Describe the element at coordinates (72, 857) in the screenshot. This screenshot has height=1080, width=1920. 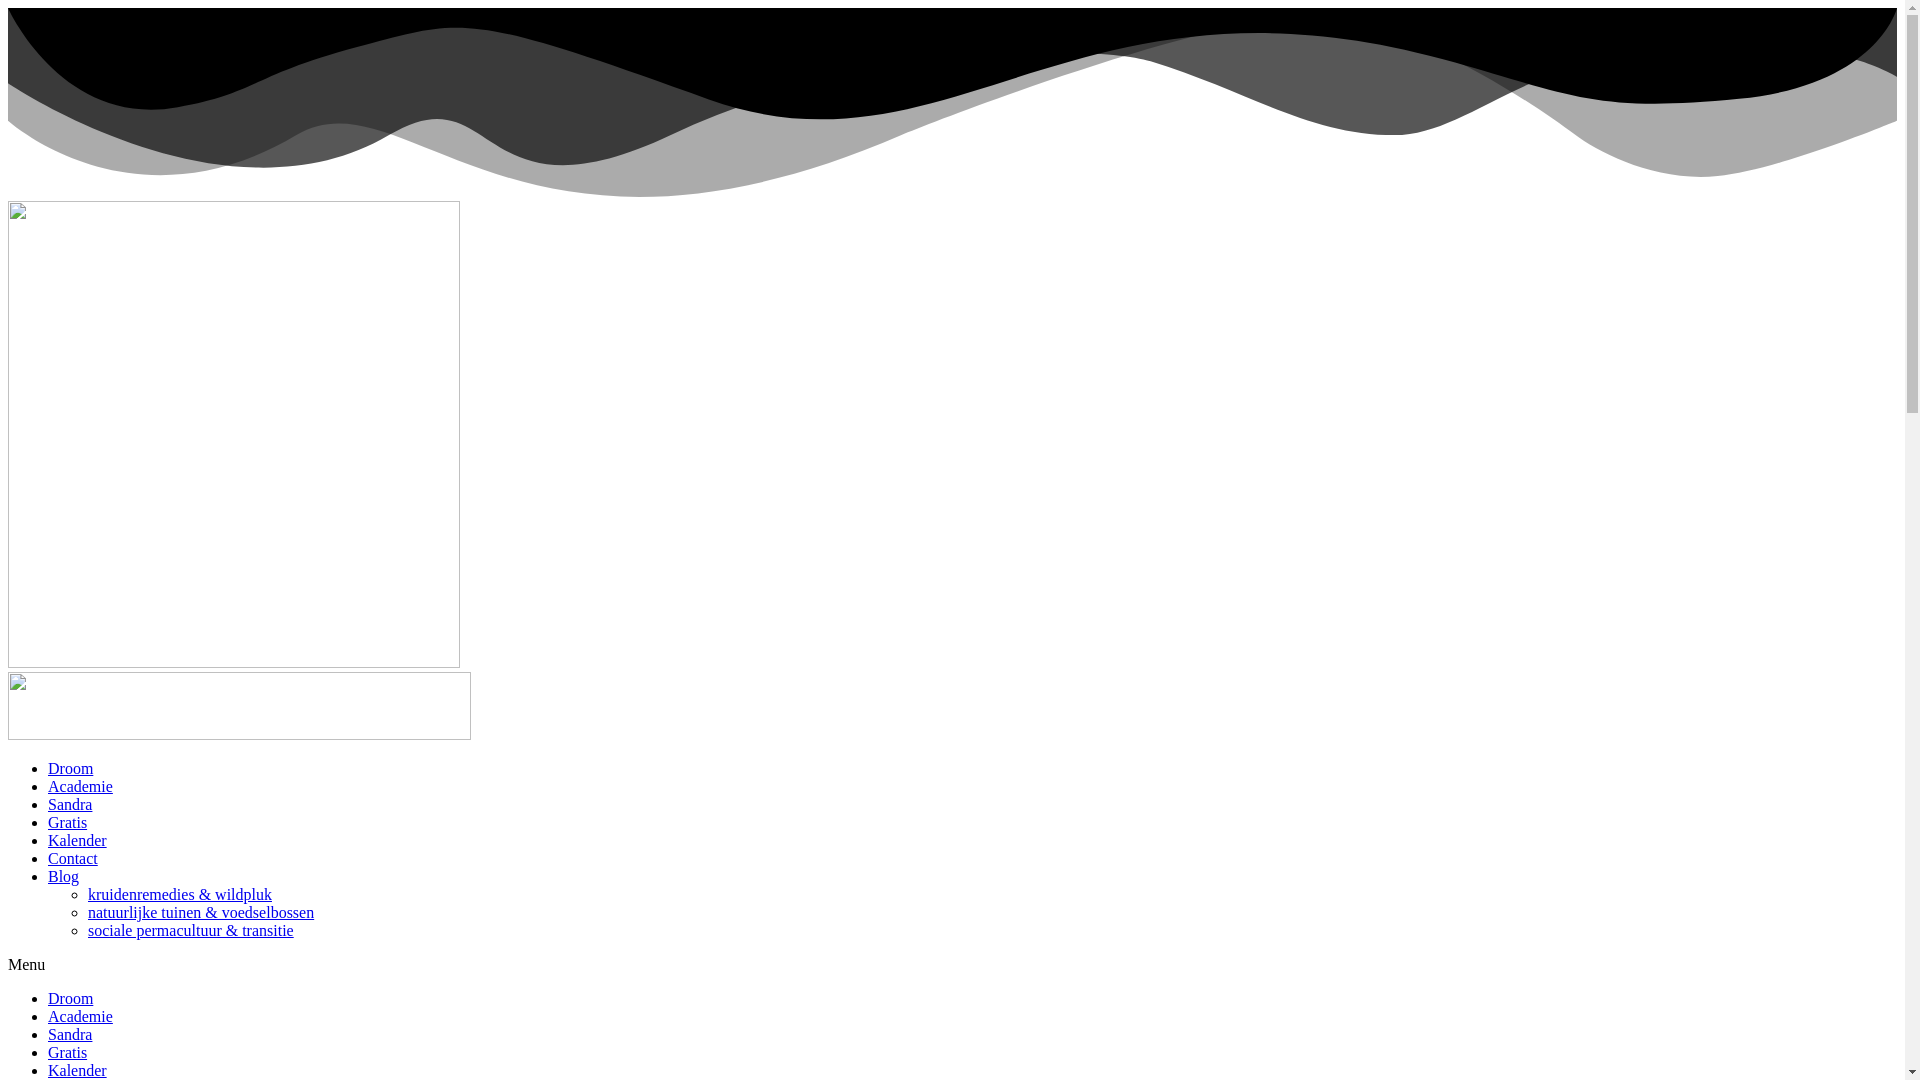
I see `'Contact'` at that location.